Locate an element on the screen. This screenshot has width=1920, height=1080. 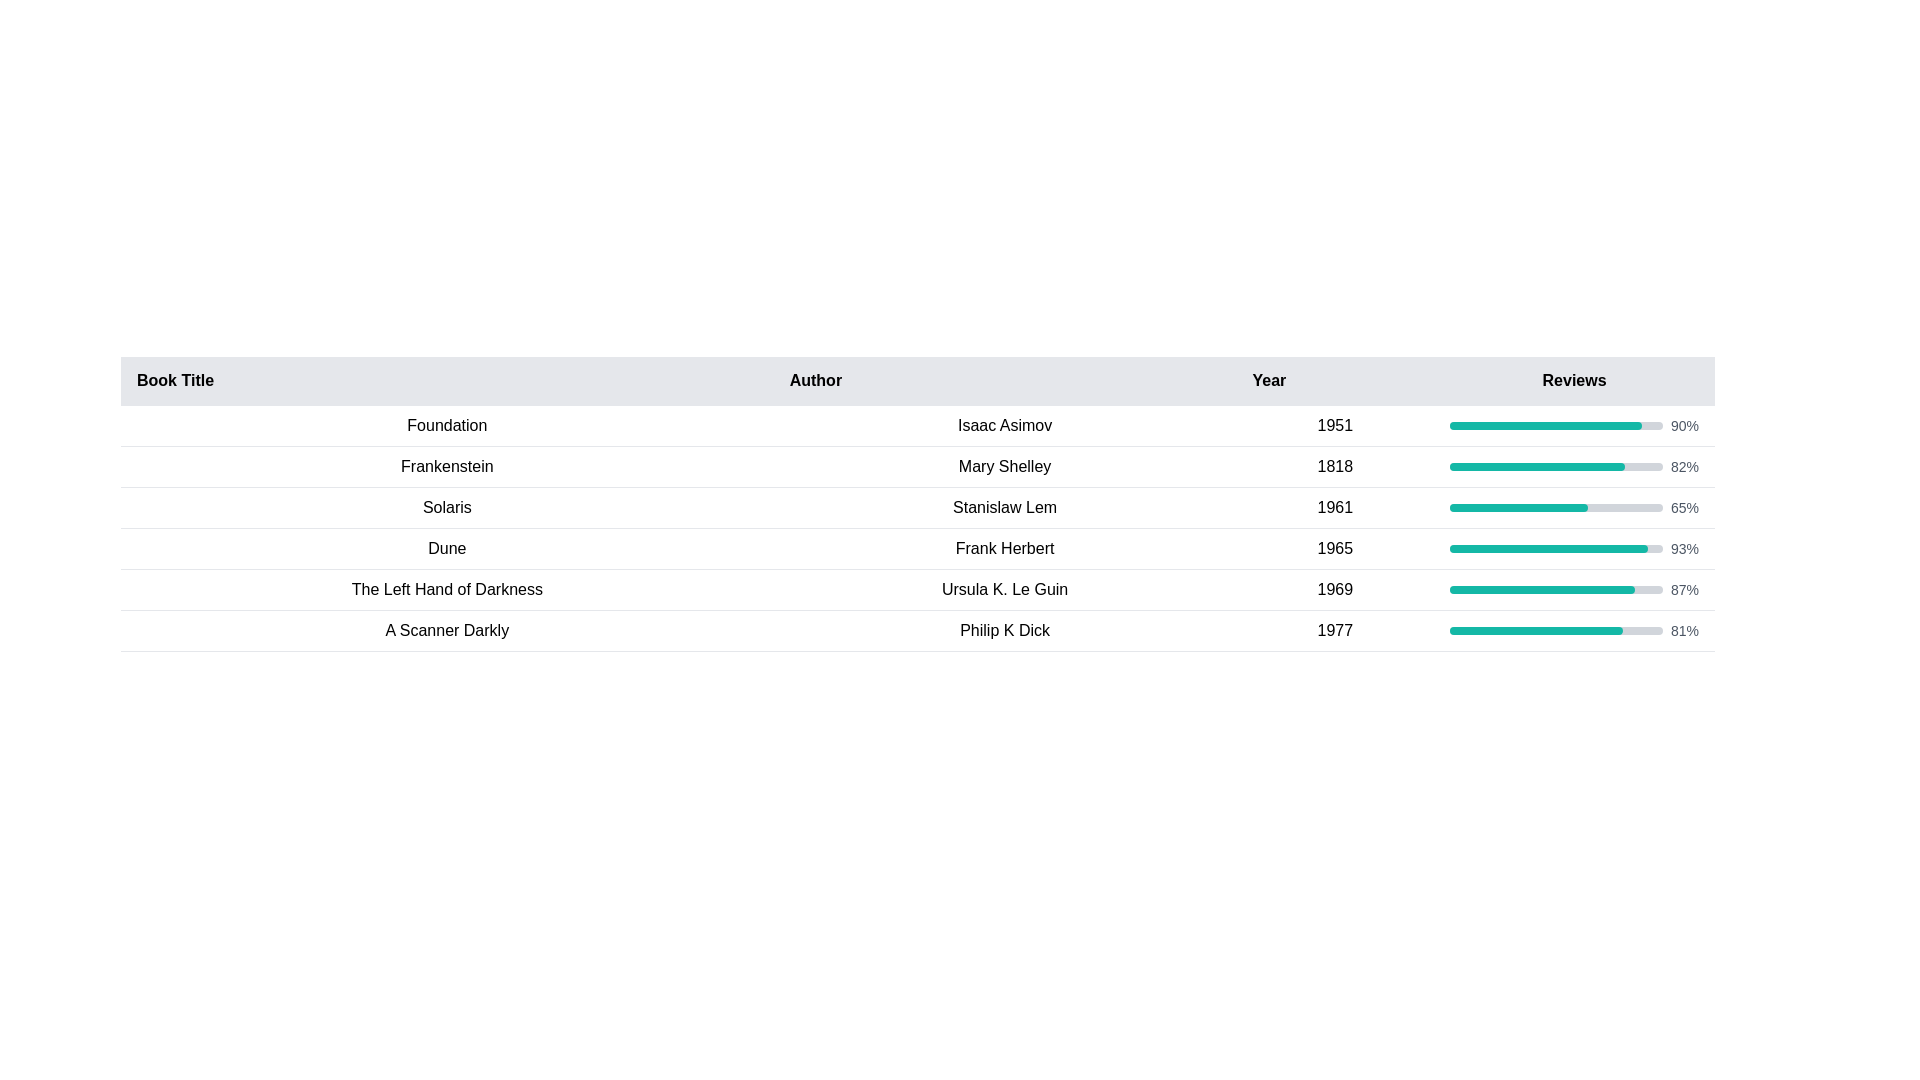
the table row containing the book details for 'Dune', including the title, author, year, and review rating is located at coordinates (916, 548).